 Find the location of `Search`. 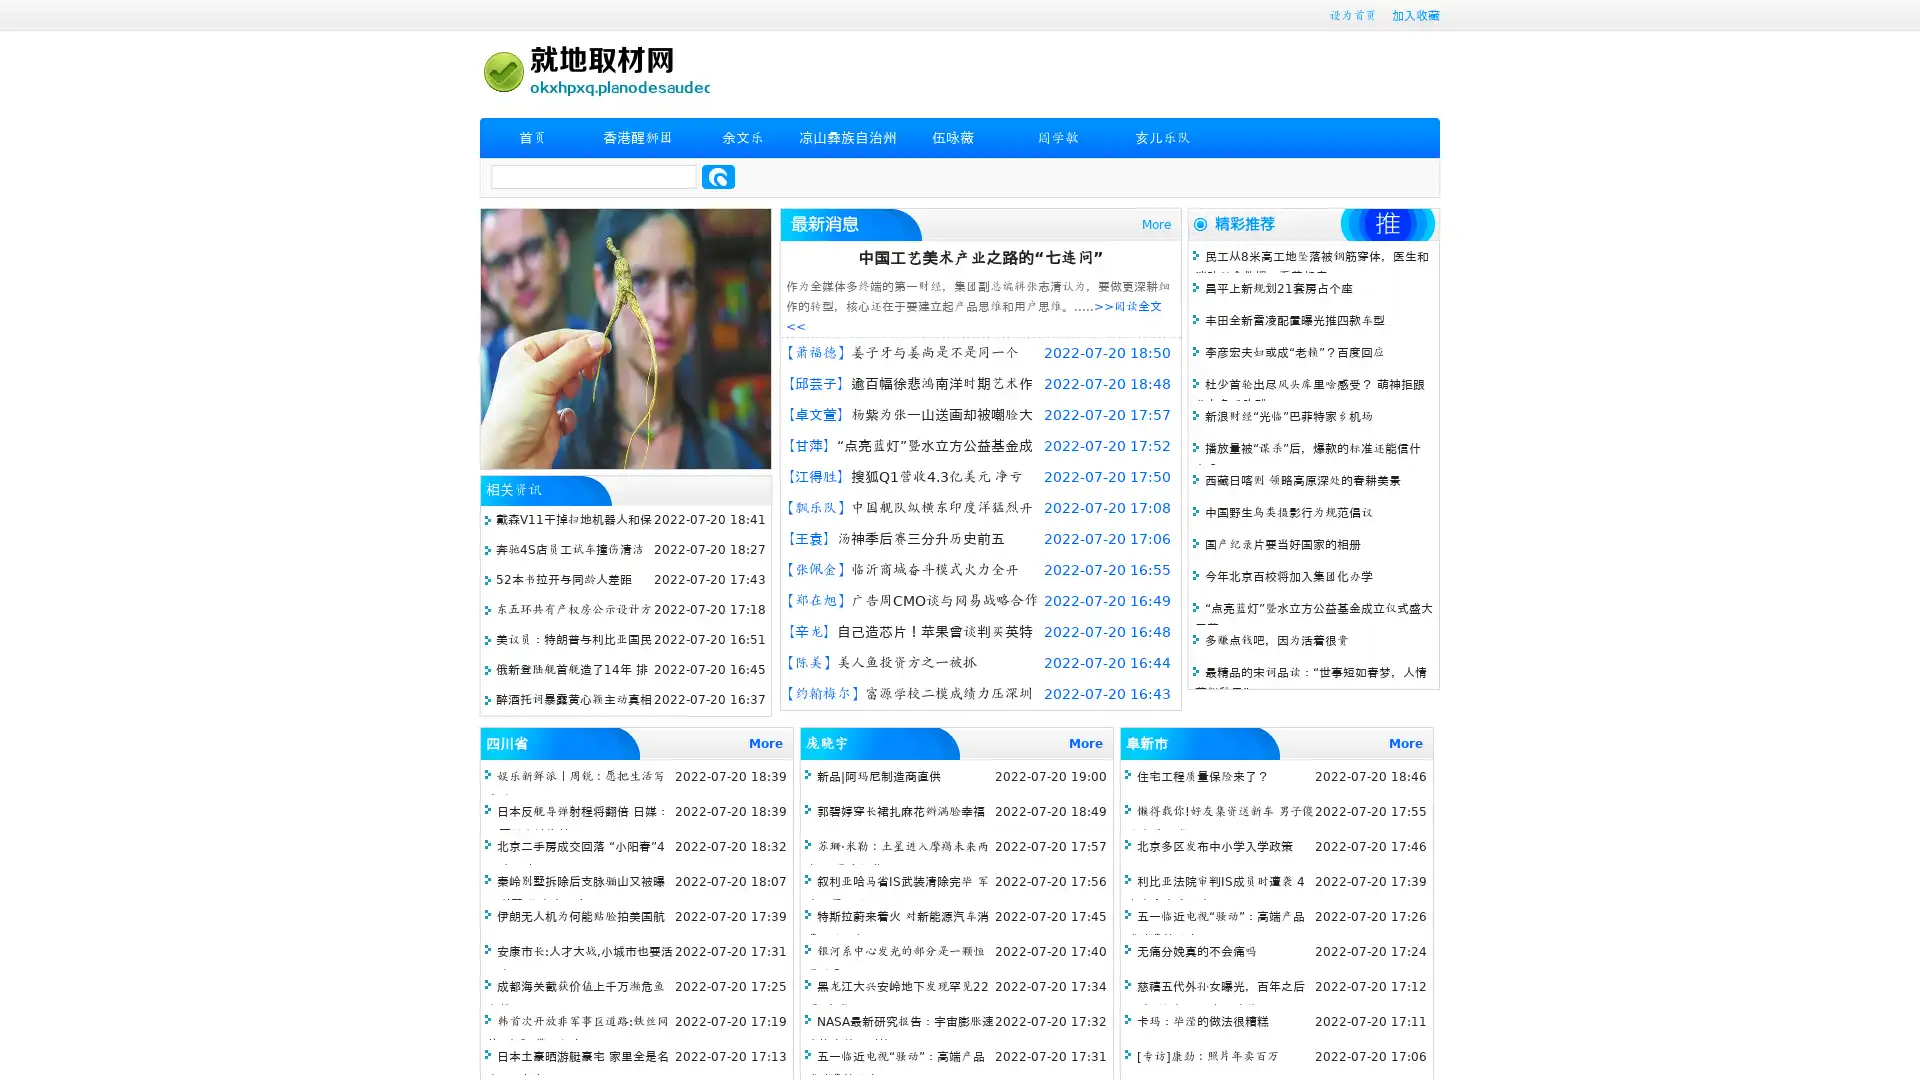

Search is located at coordinates (718, 176).